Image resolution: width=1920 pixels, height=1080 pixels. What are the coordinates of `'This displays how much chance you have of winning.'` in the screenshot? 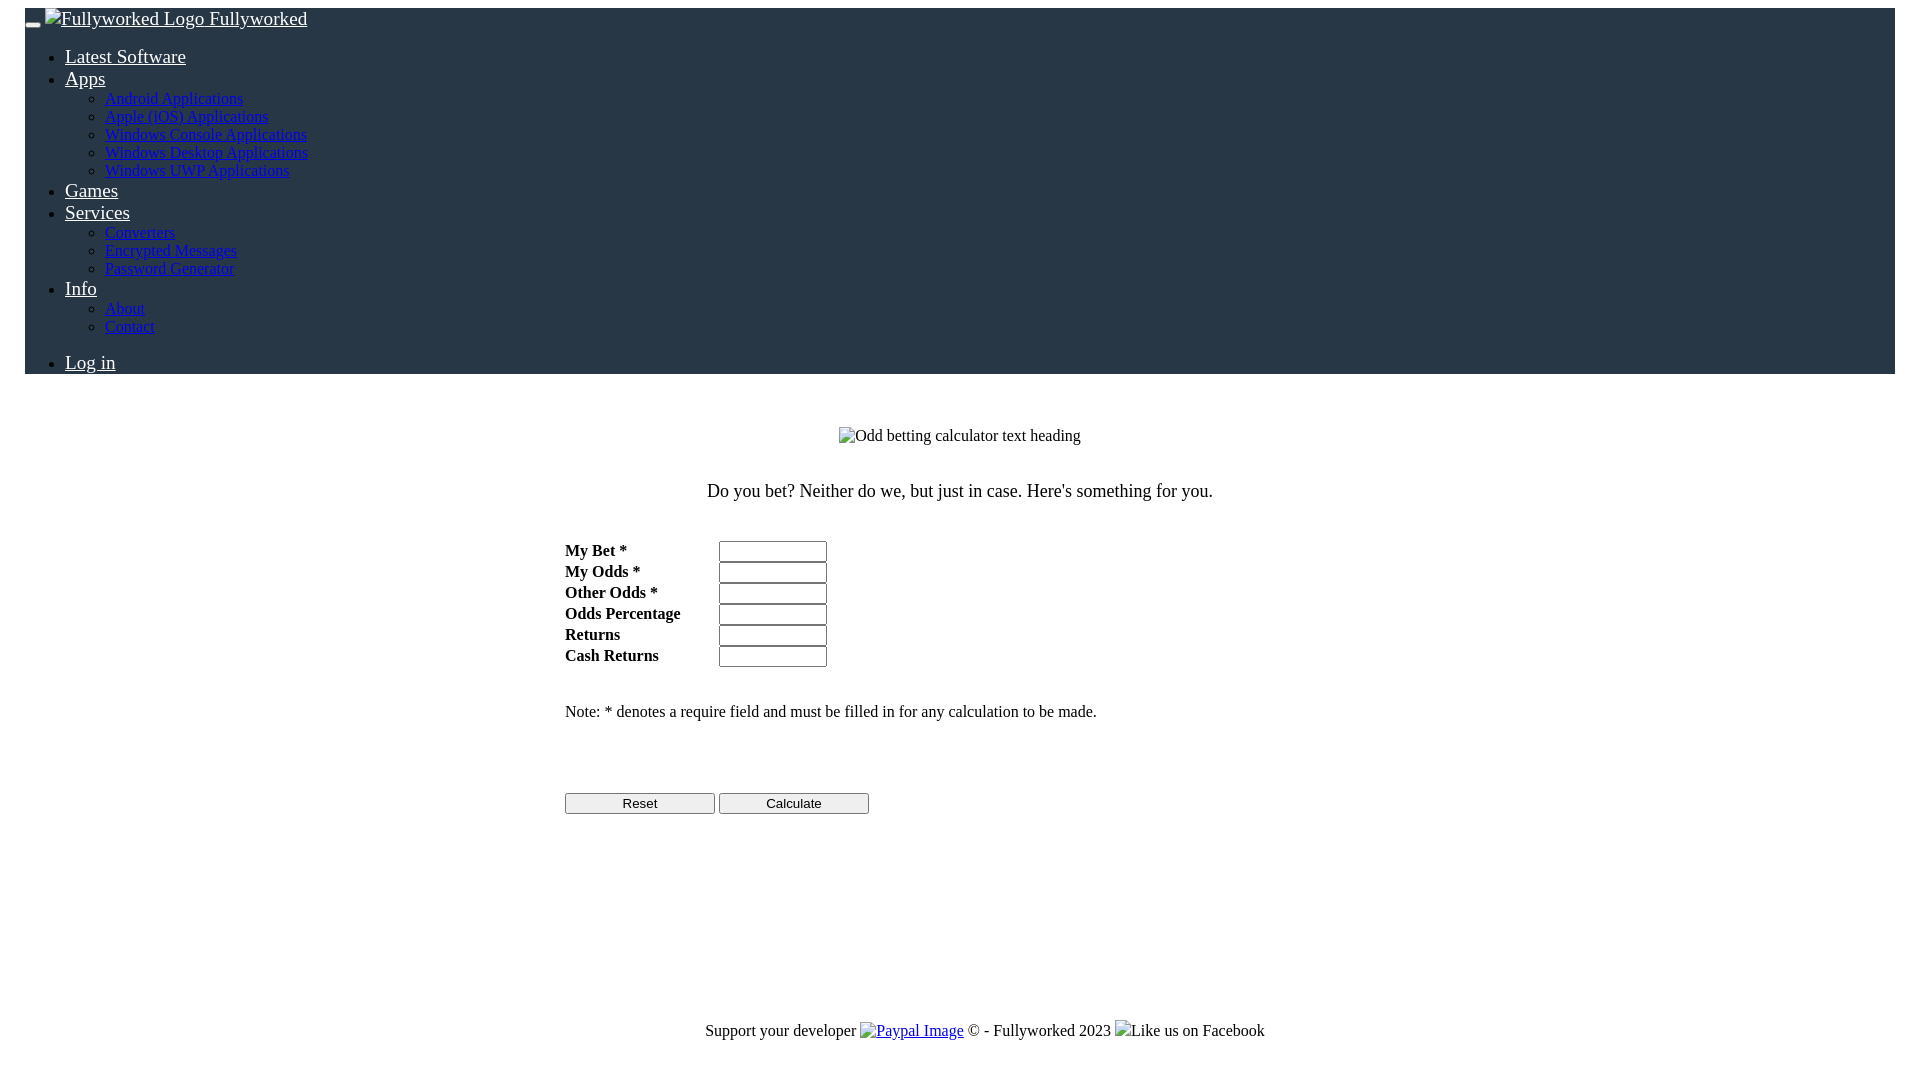 It's located at (771, 613).